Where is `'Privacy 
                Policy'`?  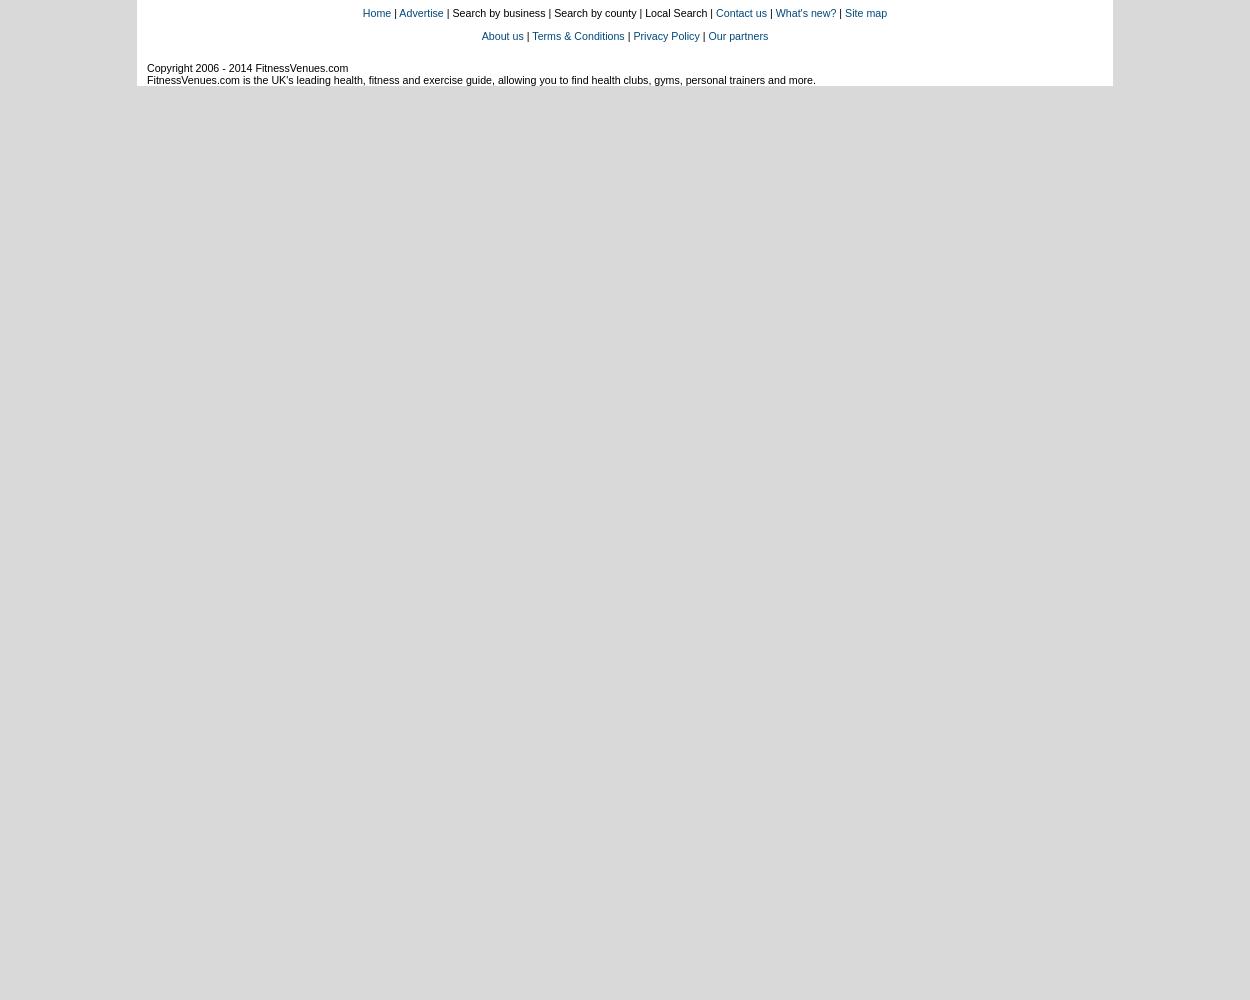 'Privacy 
                Policy' is located at coordinates (633, 36).